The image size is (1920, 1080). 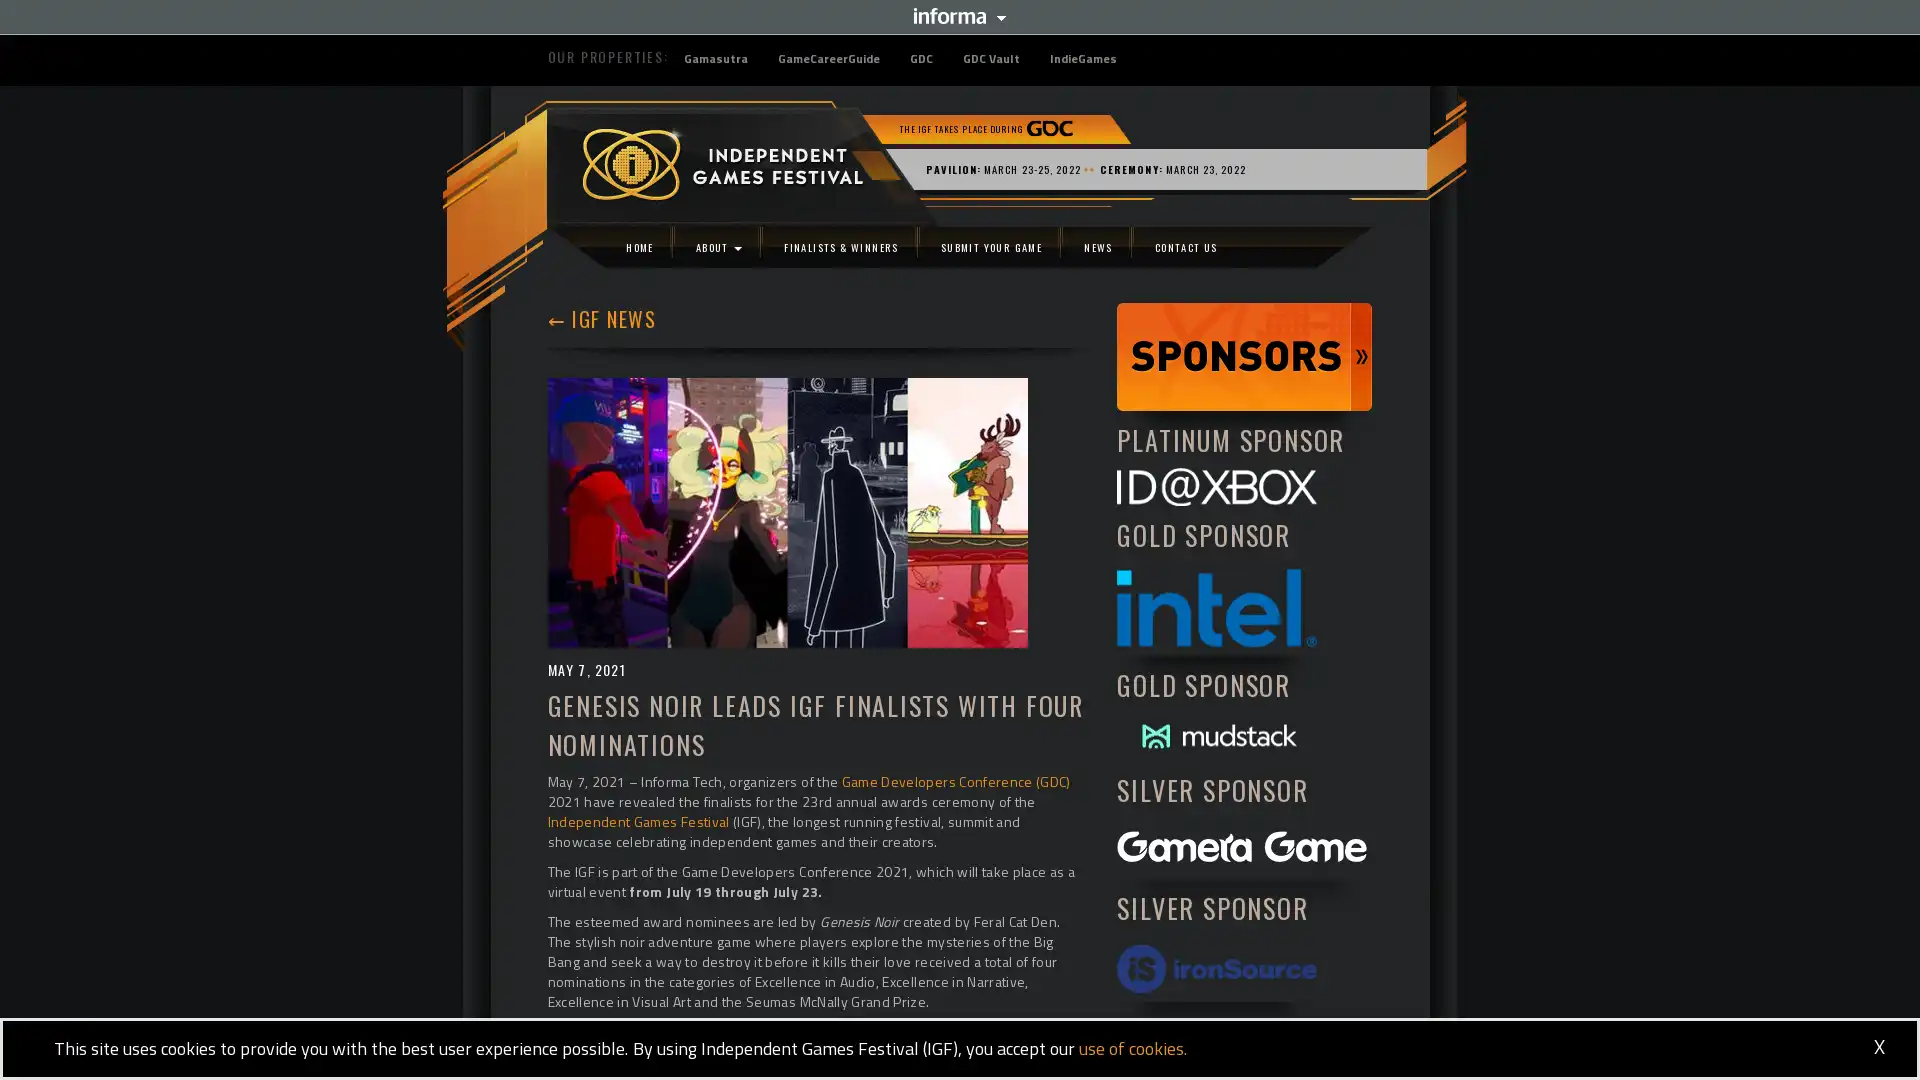 I want to click on Informa, so click(x=960, y=15).